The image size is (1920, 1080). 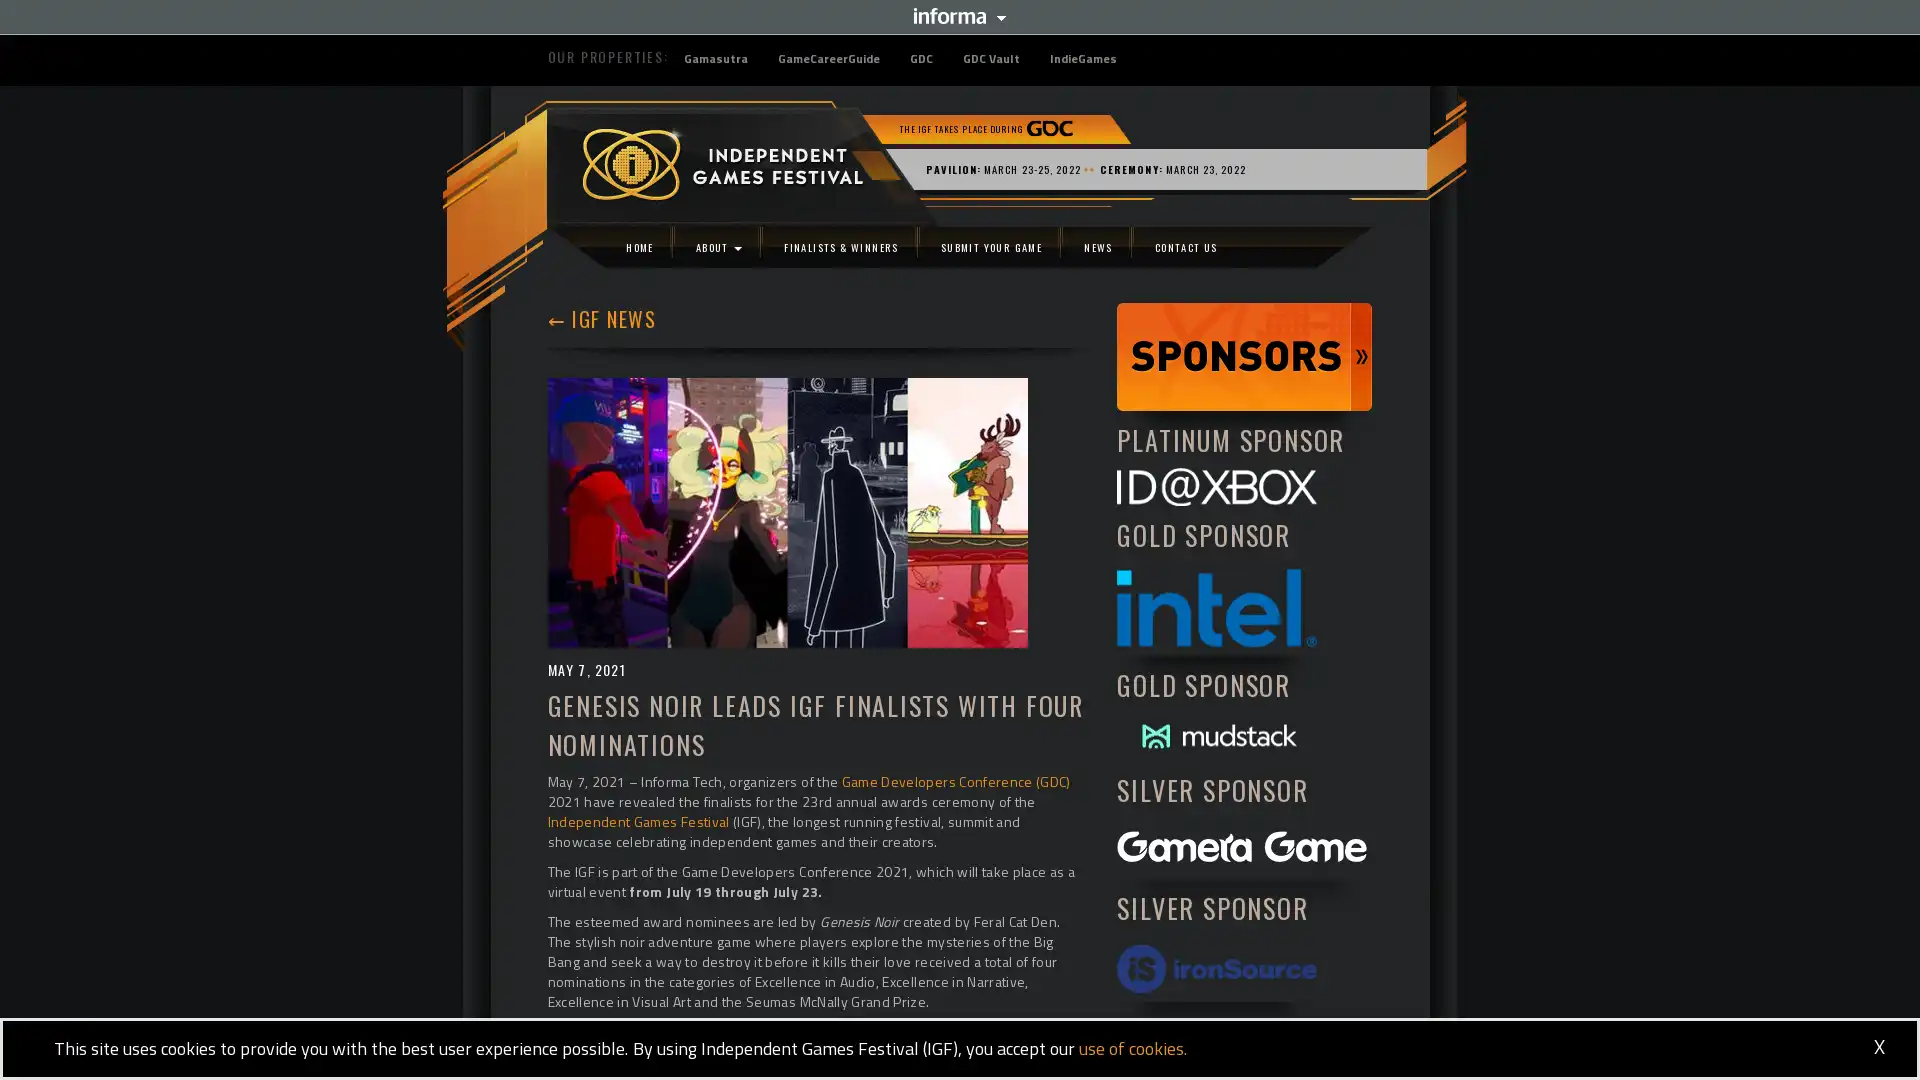 I want to click on Informa, so click(x=960, y=15).